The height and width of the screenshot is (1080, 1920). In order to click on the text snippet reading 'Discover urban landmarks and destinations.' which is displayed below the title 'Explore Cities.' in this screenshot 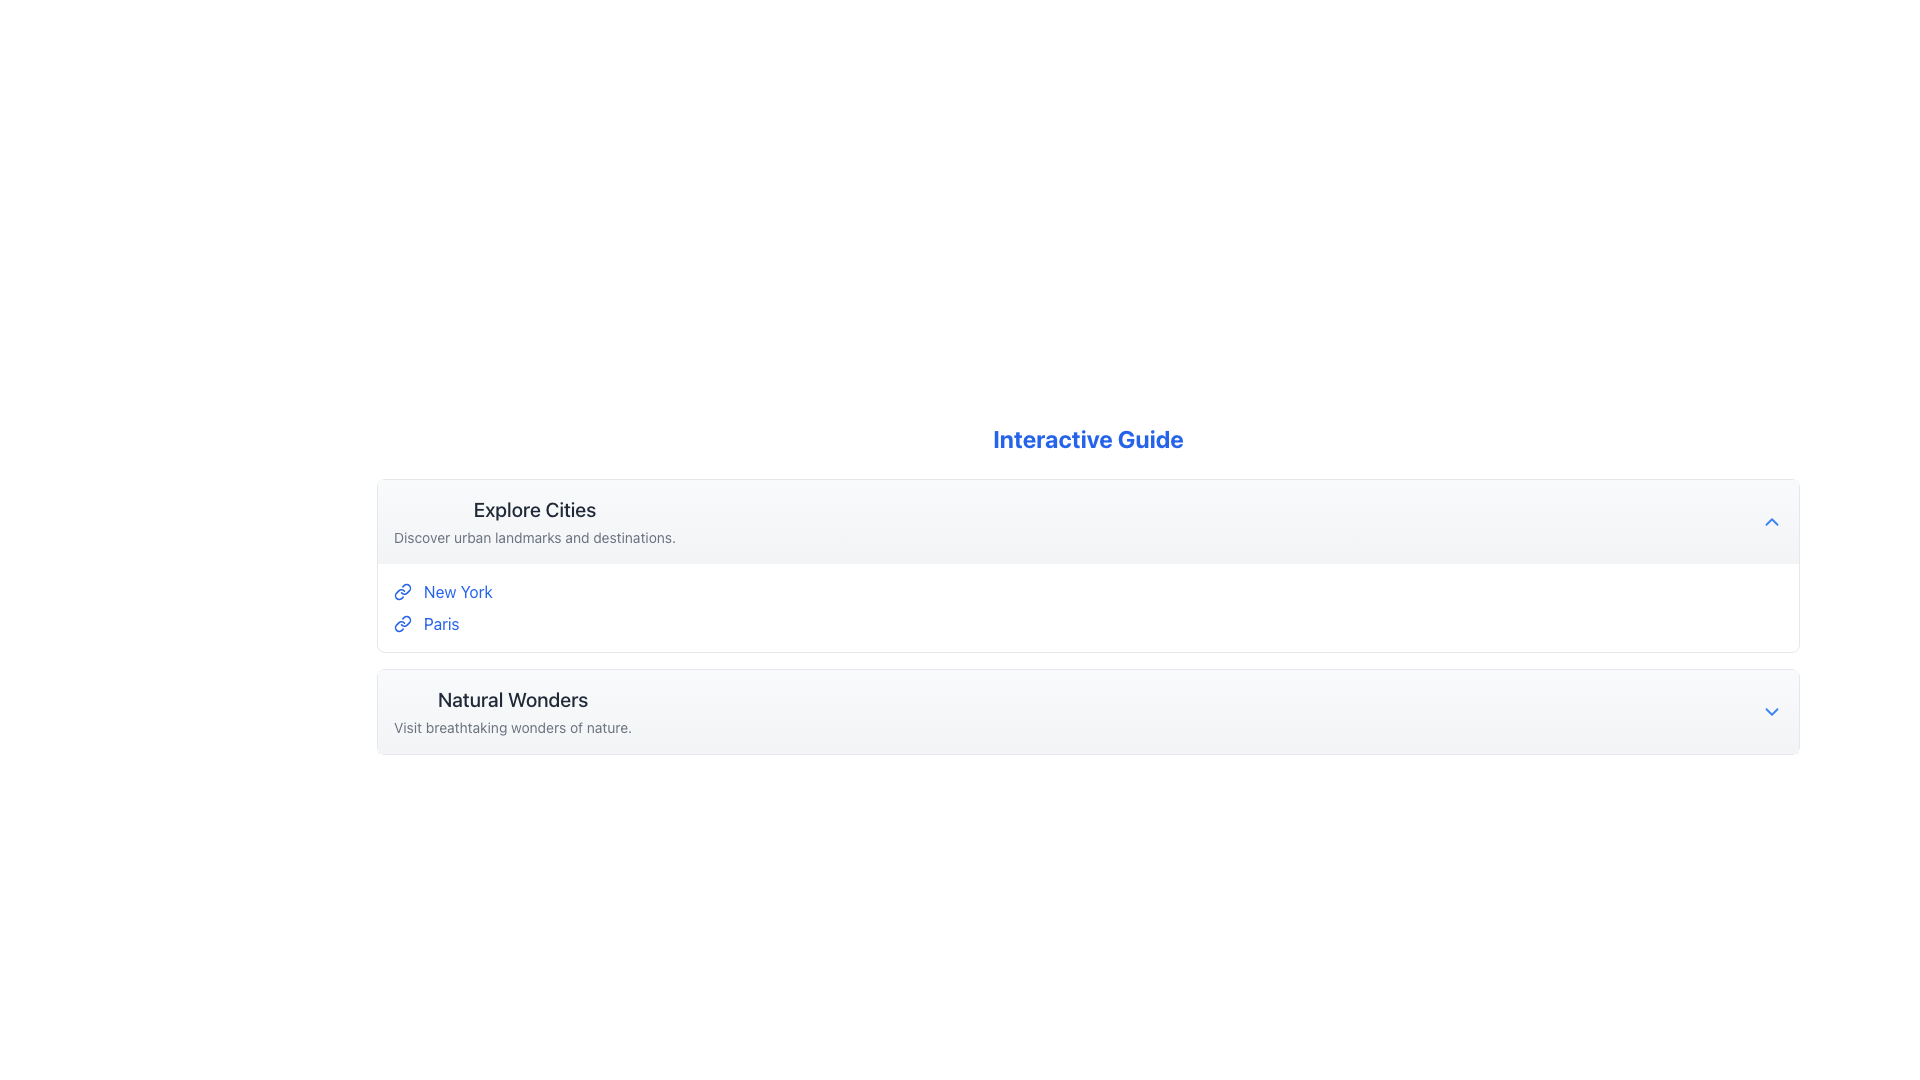, I will do `click(535, 536)`.